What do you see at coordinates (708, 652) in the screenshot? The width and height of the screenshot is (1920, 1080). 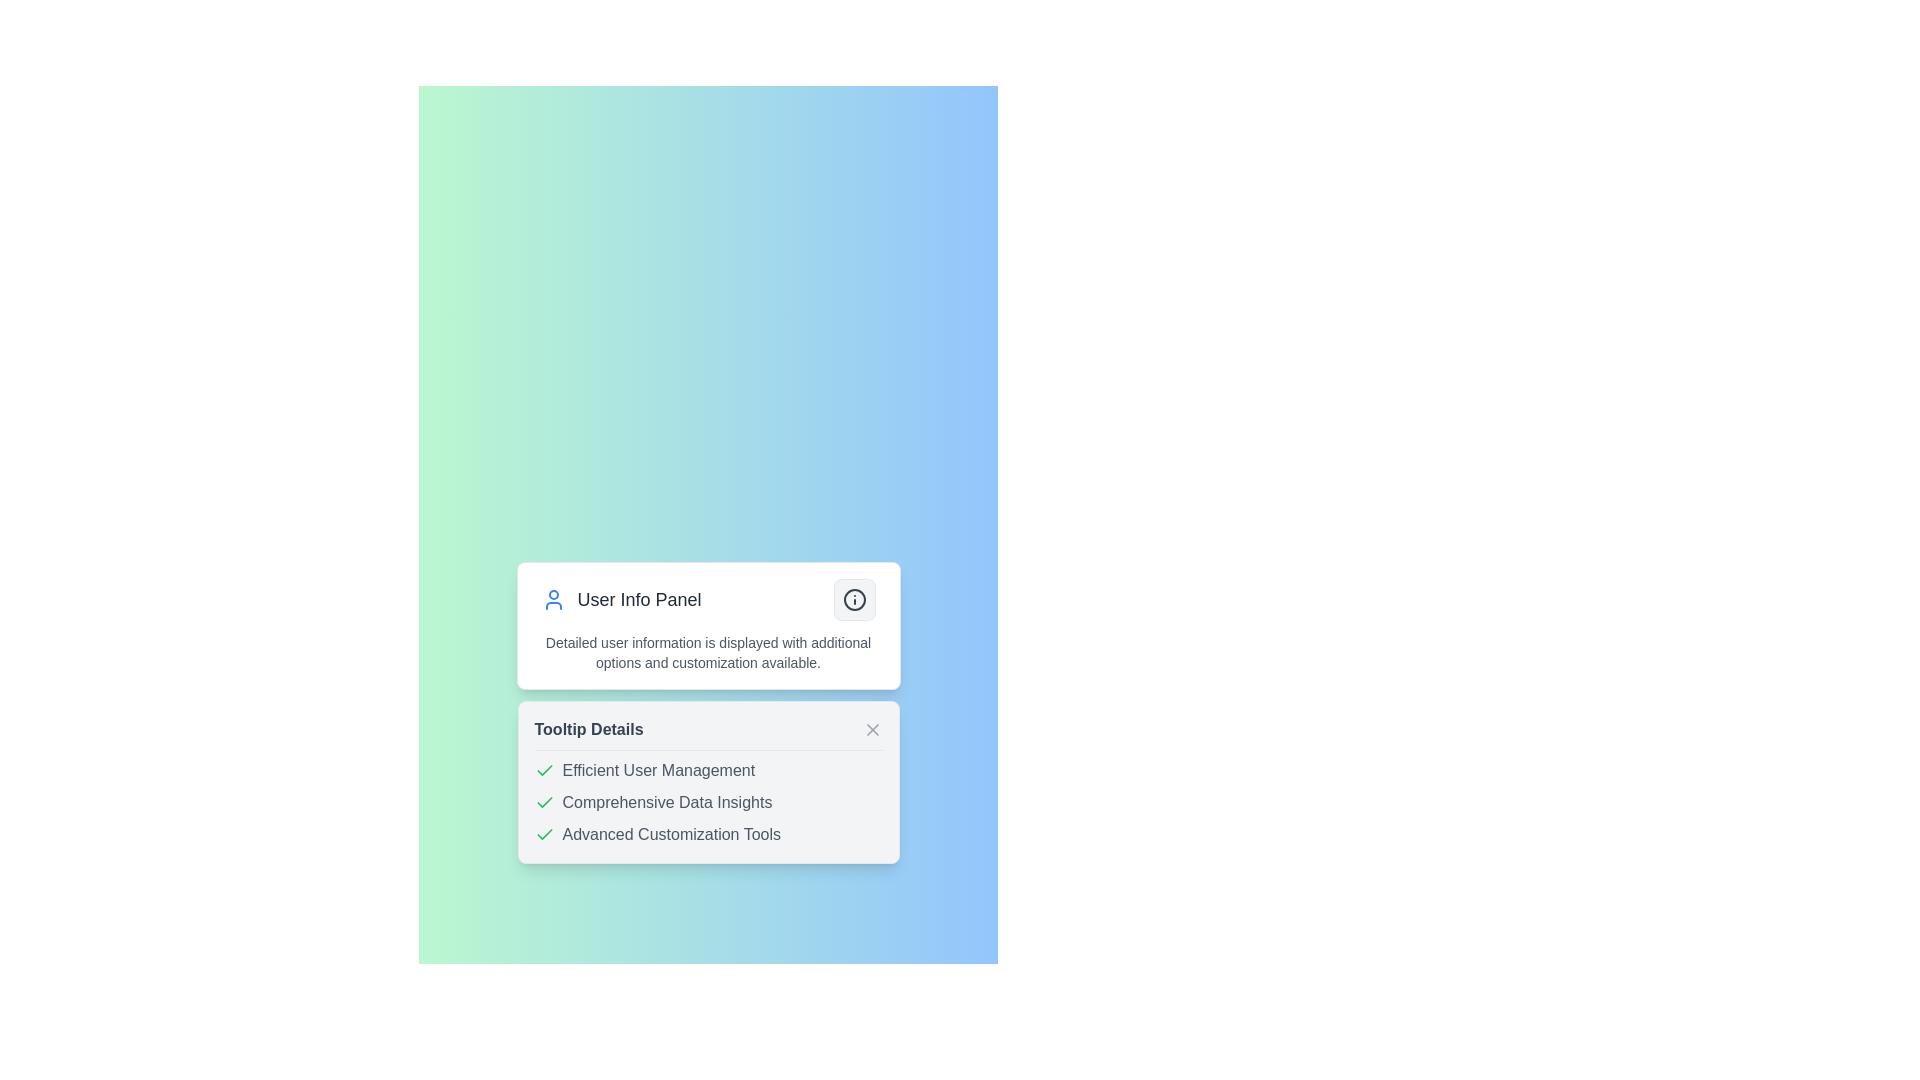 I see `the static text block displaying 'Detailed user information is displayed with additional options and customization available.' located below the 'User Info Panel' header` at bounding box center [708, 652].